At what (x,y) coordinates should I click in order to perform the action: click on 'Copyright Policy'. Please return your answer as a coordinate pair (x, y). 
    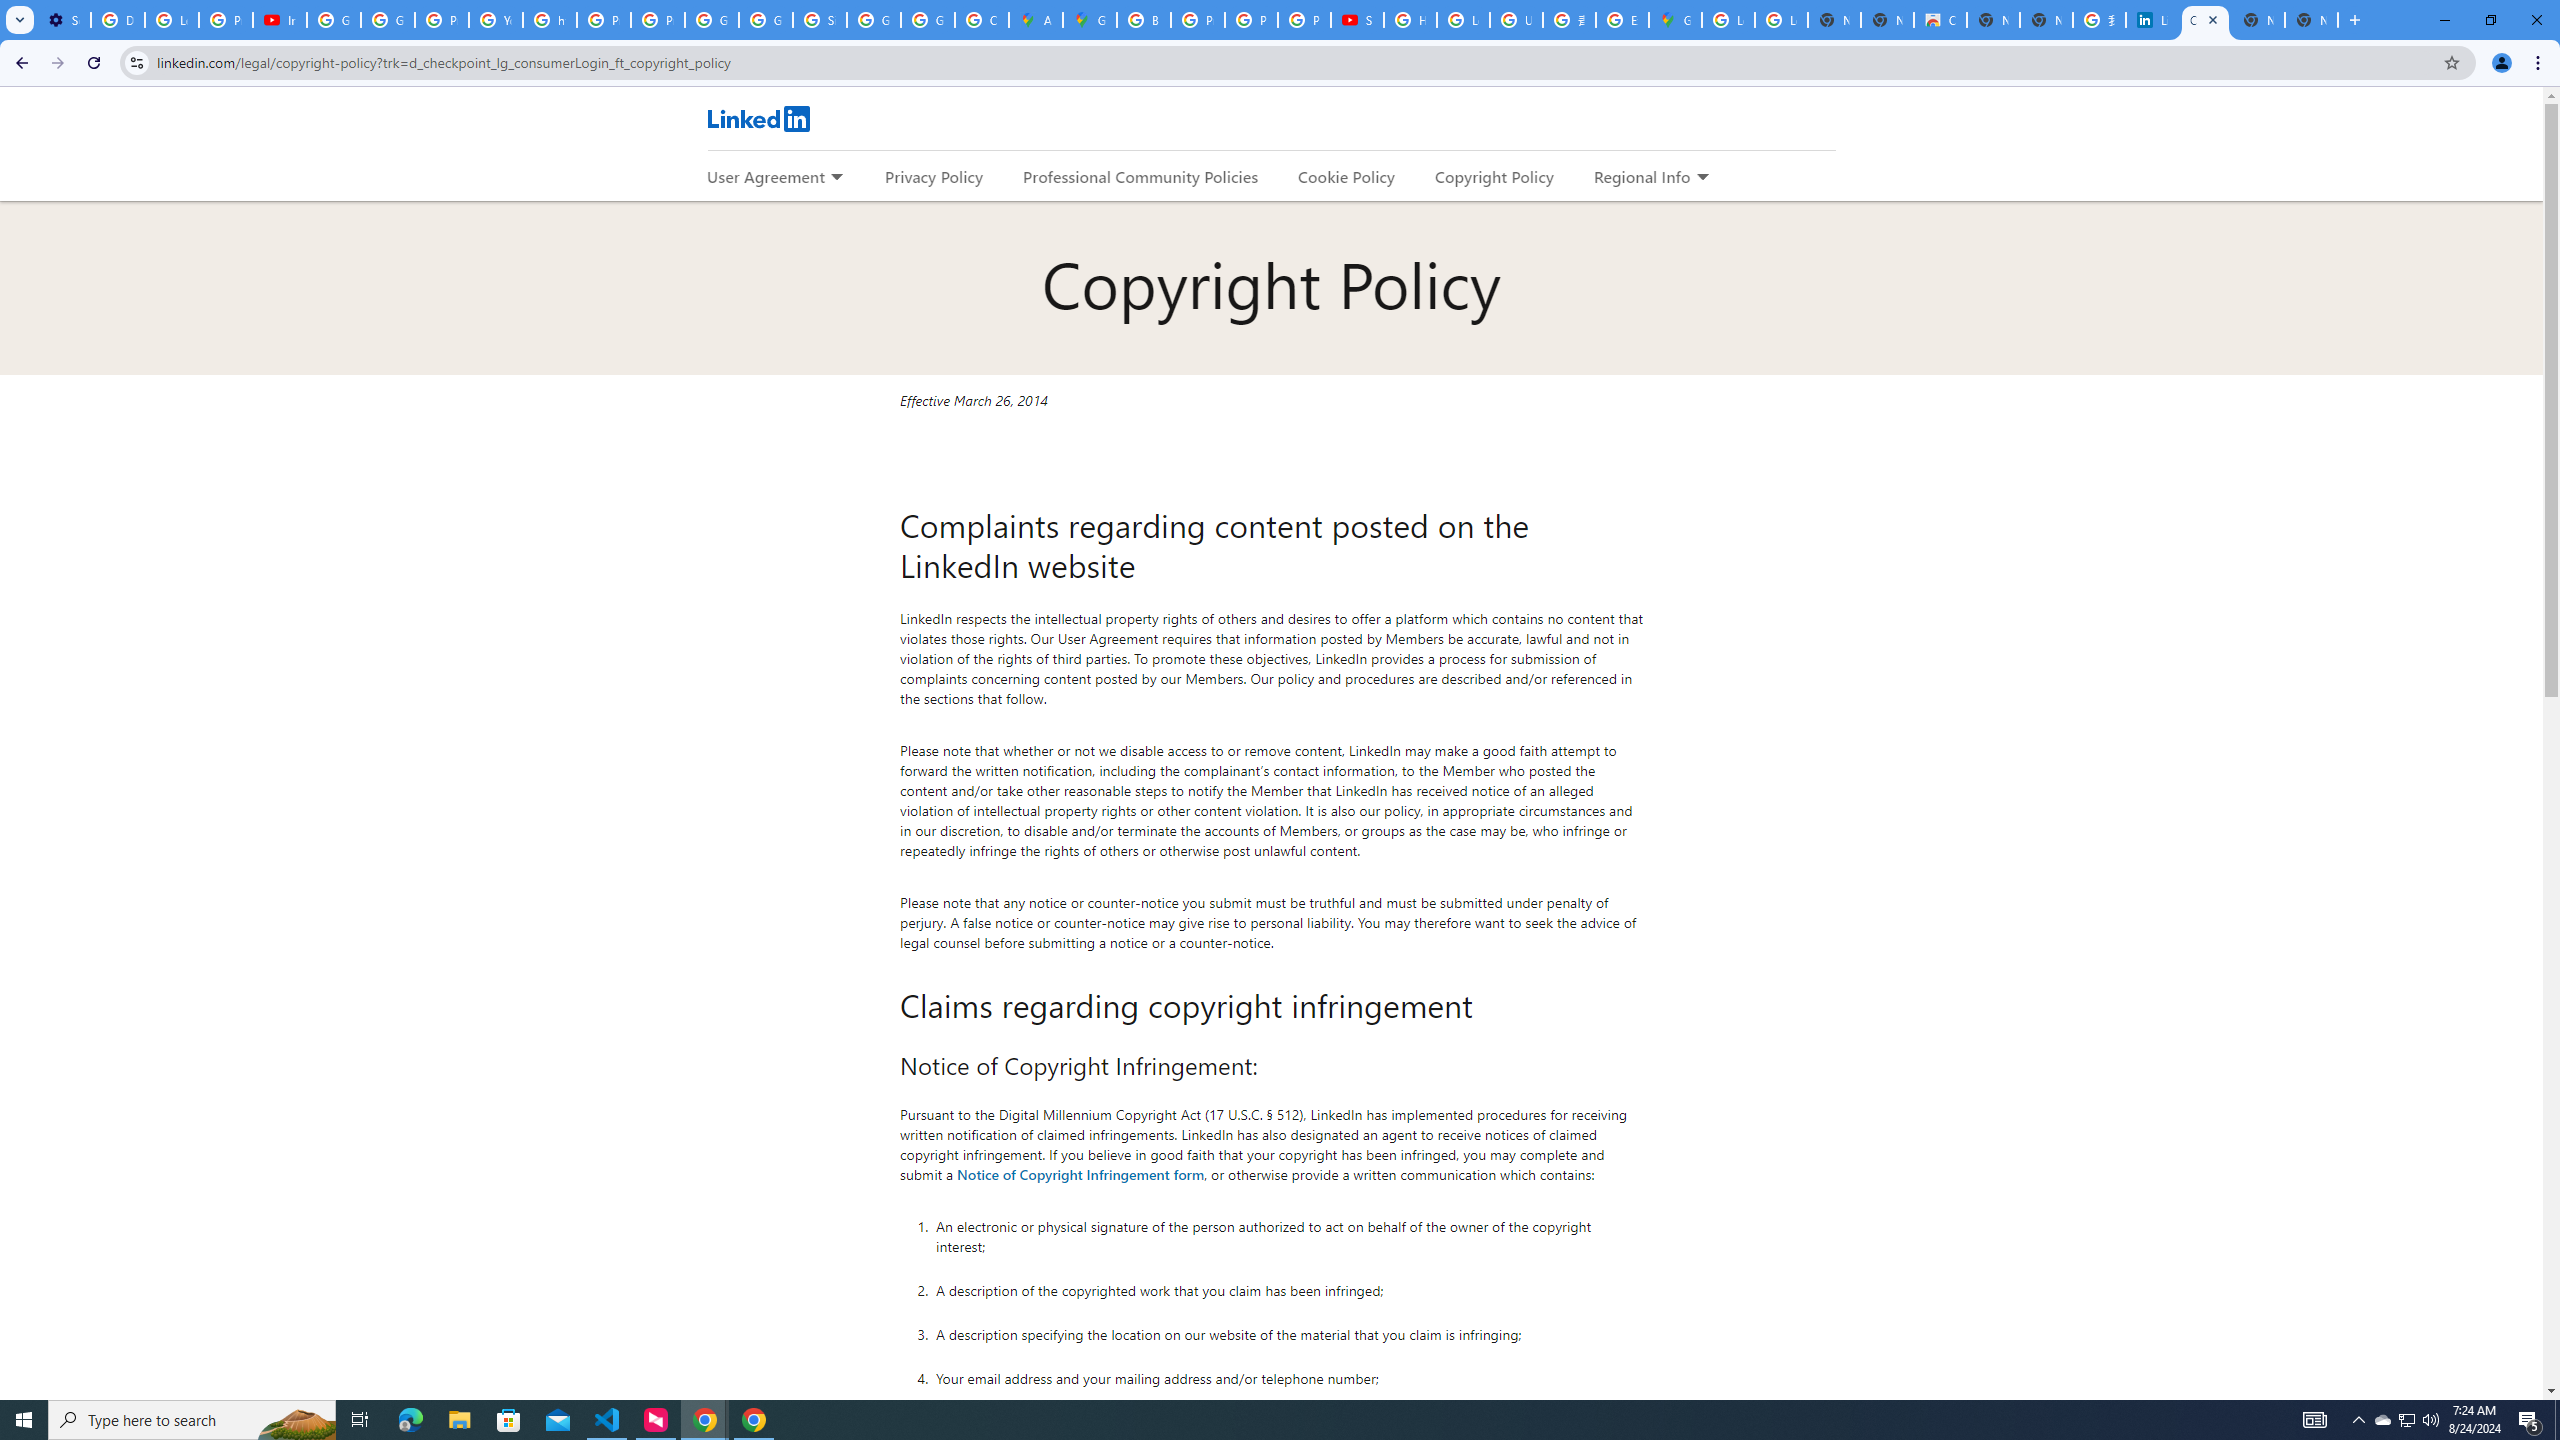
    Looking at the image, I should click on (1492, 176).